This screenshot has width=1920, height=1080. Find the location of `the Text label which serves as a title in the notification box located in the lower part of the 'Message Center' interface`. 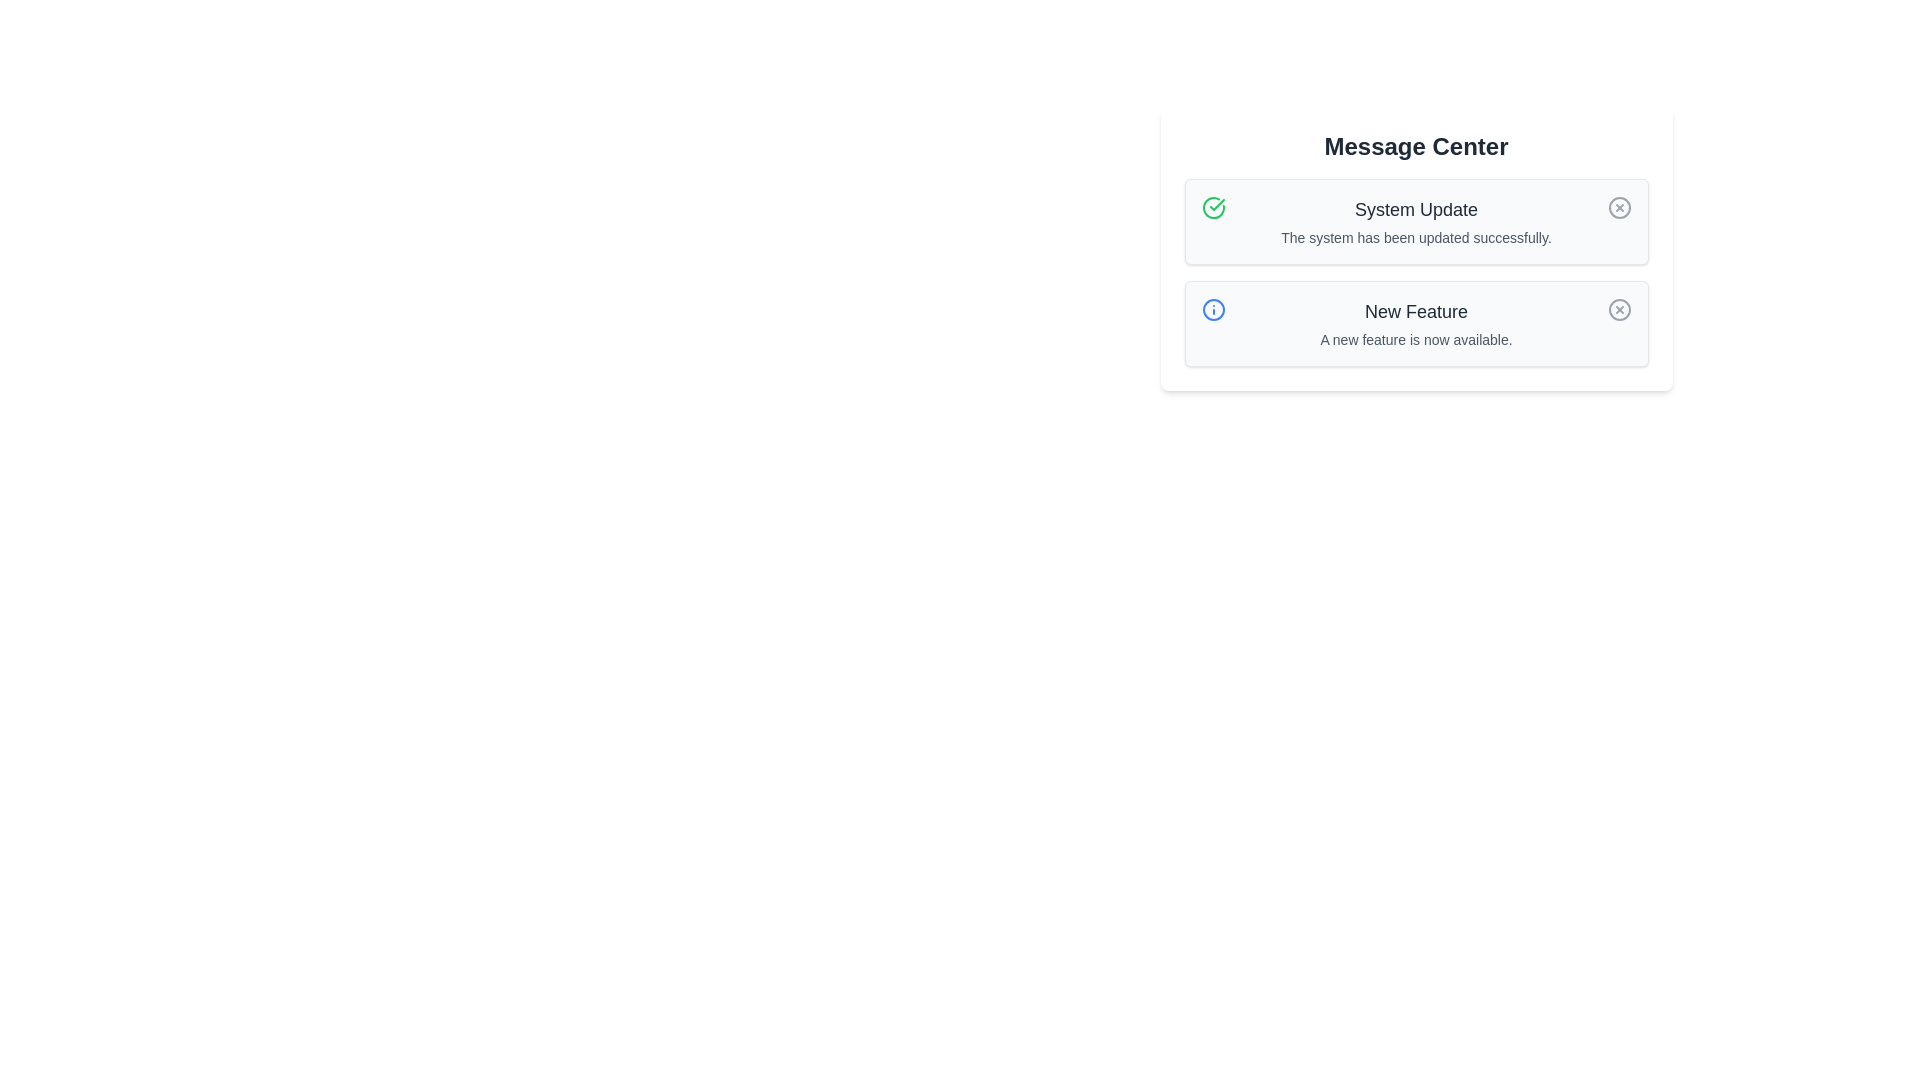

the Text label which serves as a title in the notification box located in the lower part of the 'Message Center' interface is located at coordinates (1415, 312).